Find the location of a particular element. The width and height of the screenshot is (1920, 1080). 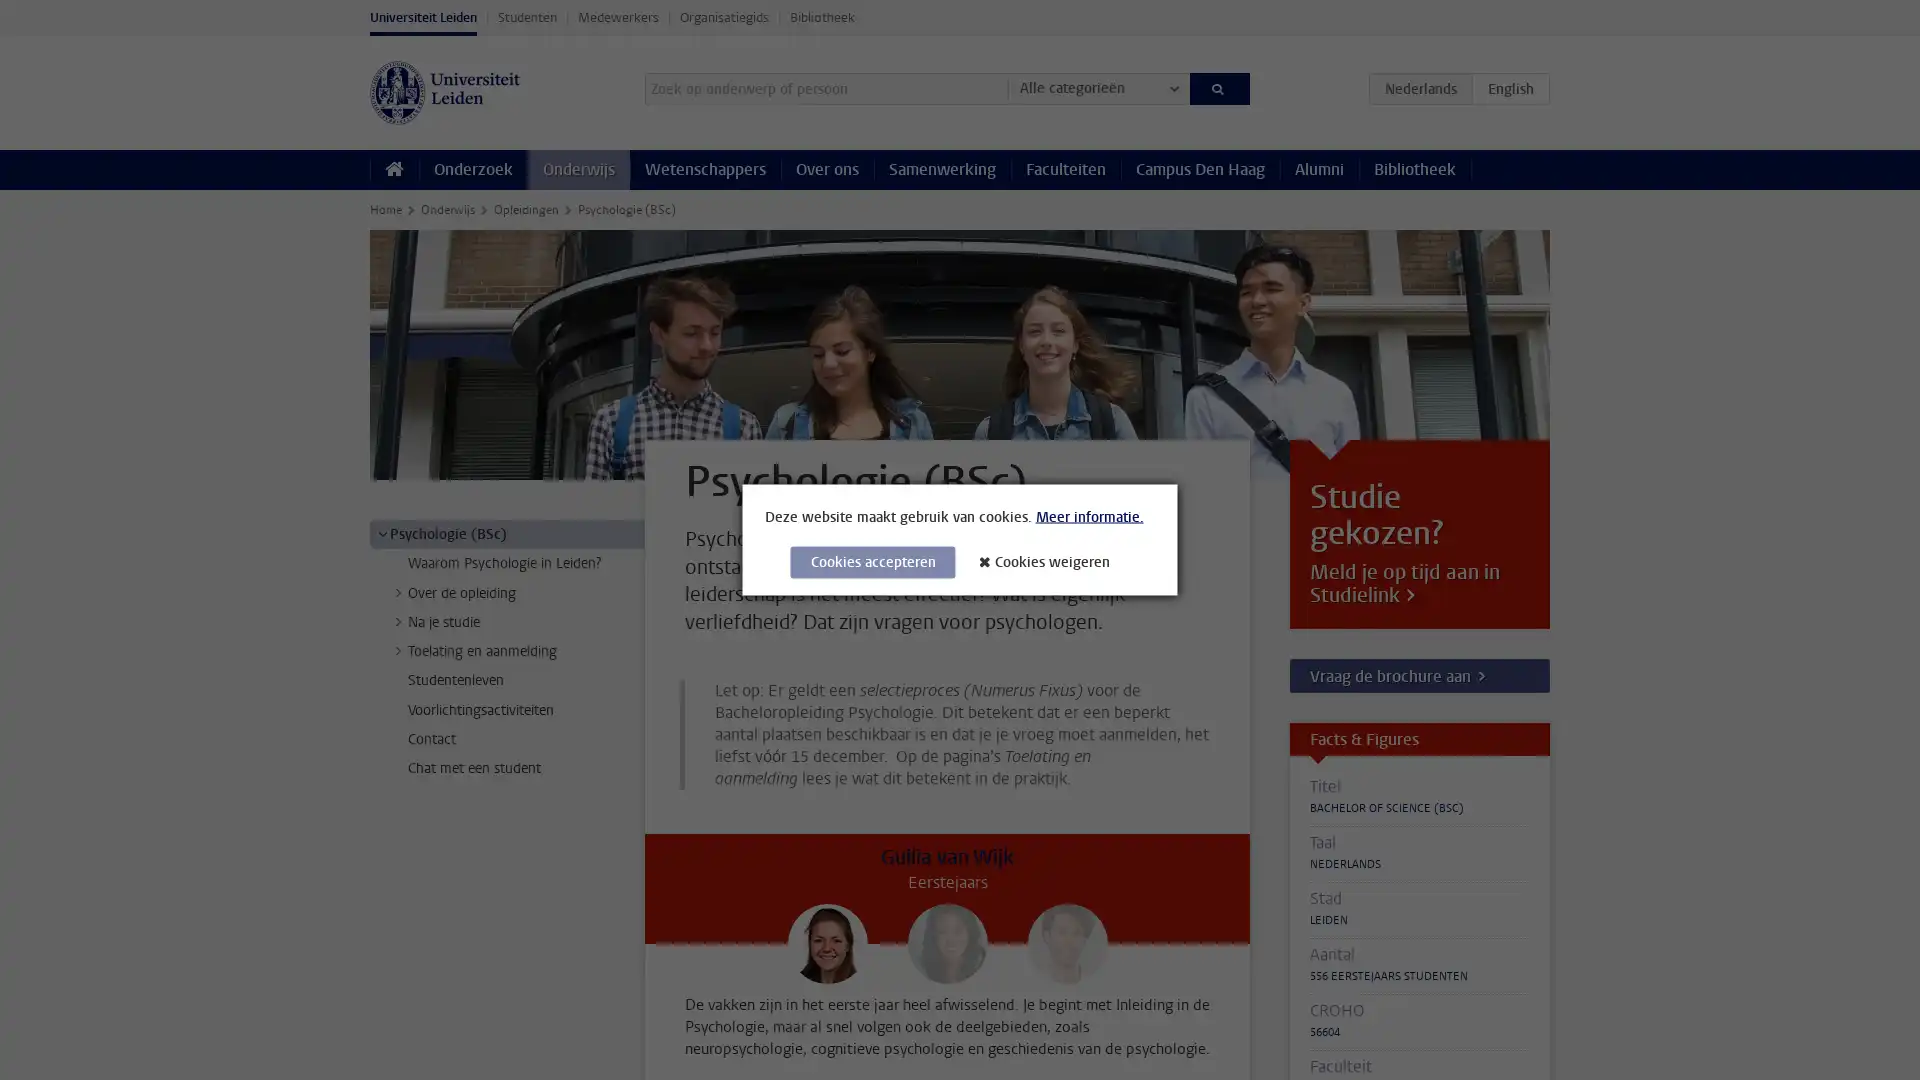

Cookies weigeren is located at coordinates (1050, 561).